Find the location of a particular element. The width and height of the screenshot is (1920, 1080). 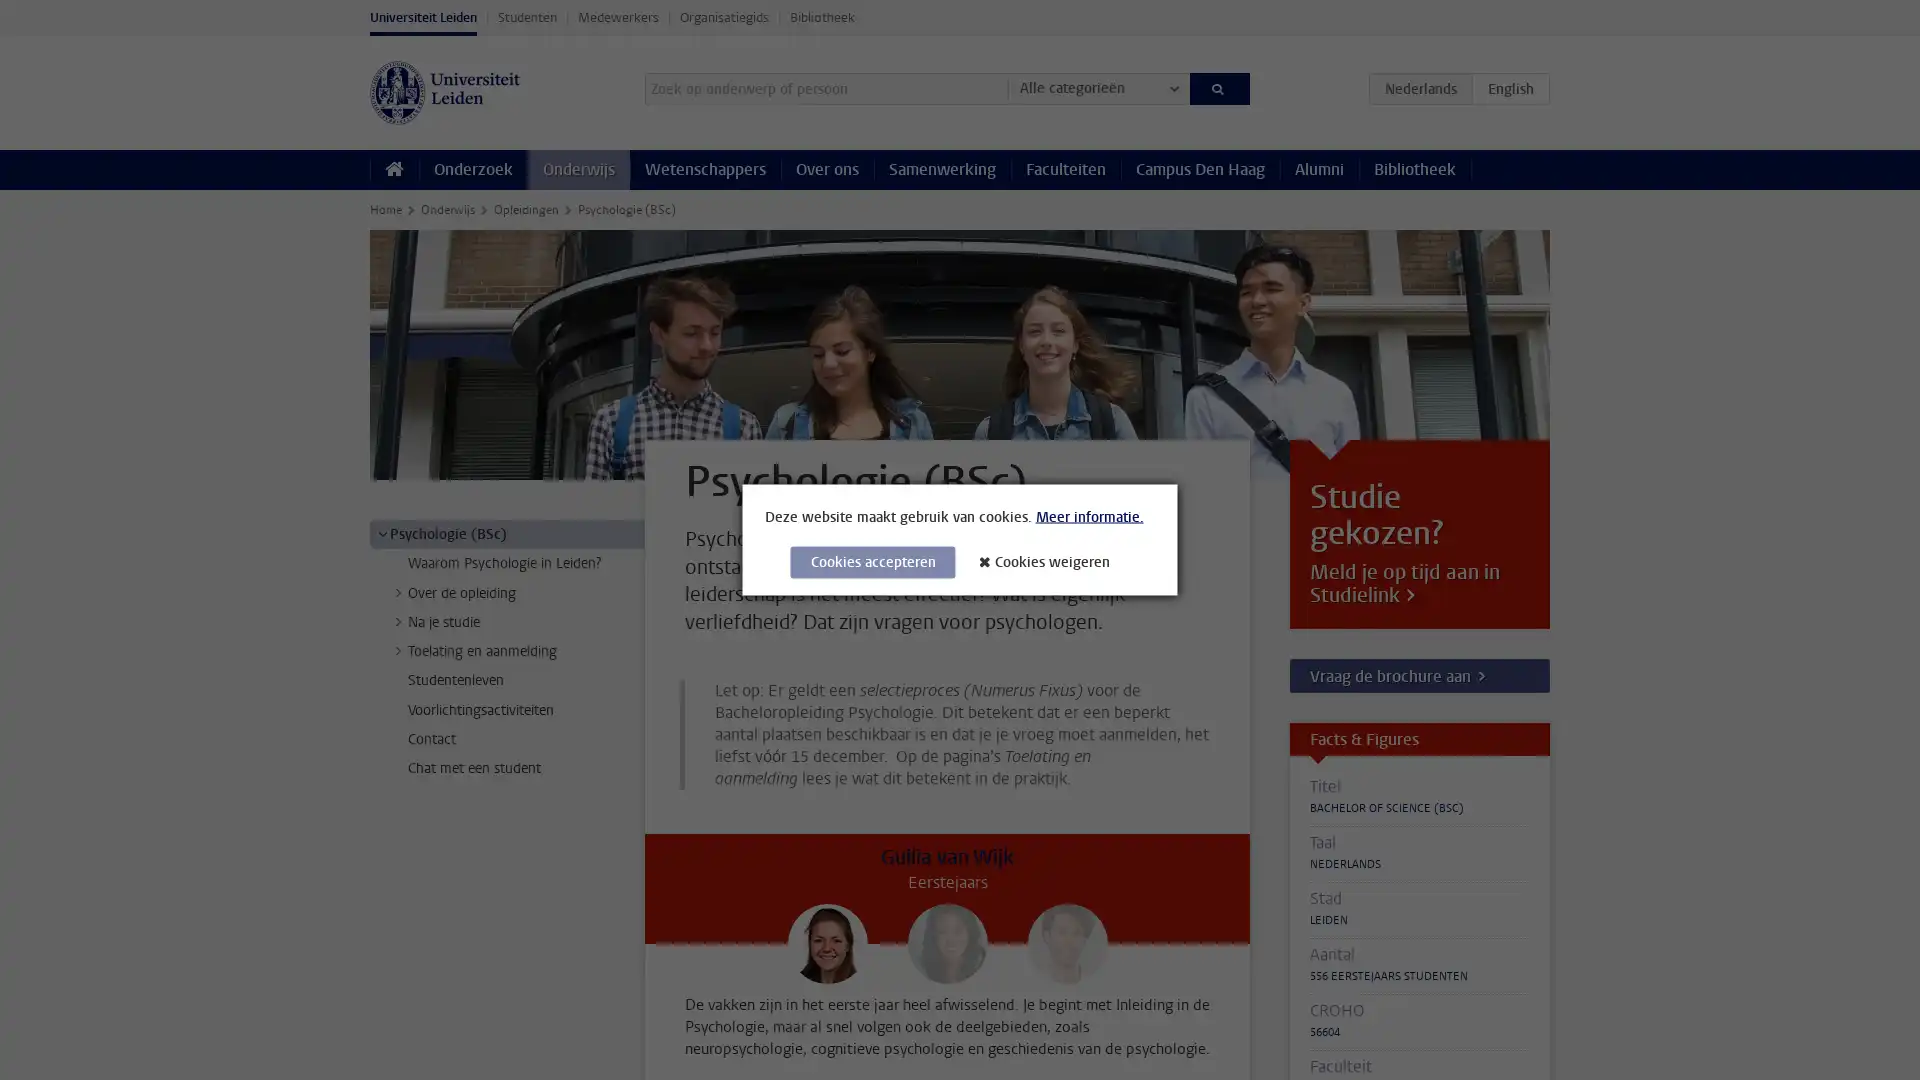

Cookies weigeren is located at coordinates (1050, 561).